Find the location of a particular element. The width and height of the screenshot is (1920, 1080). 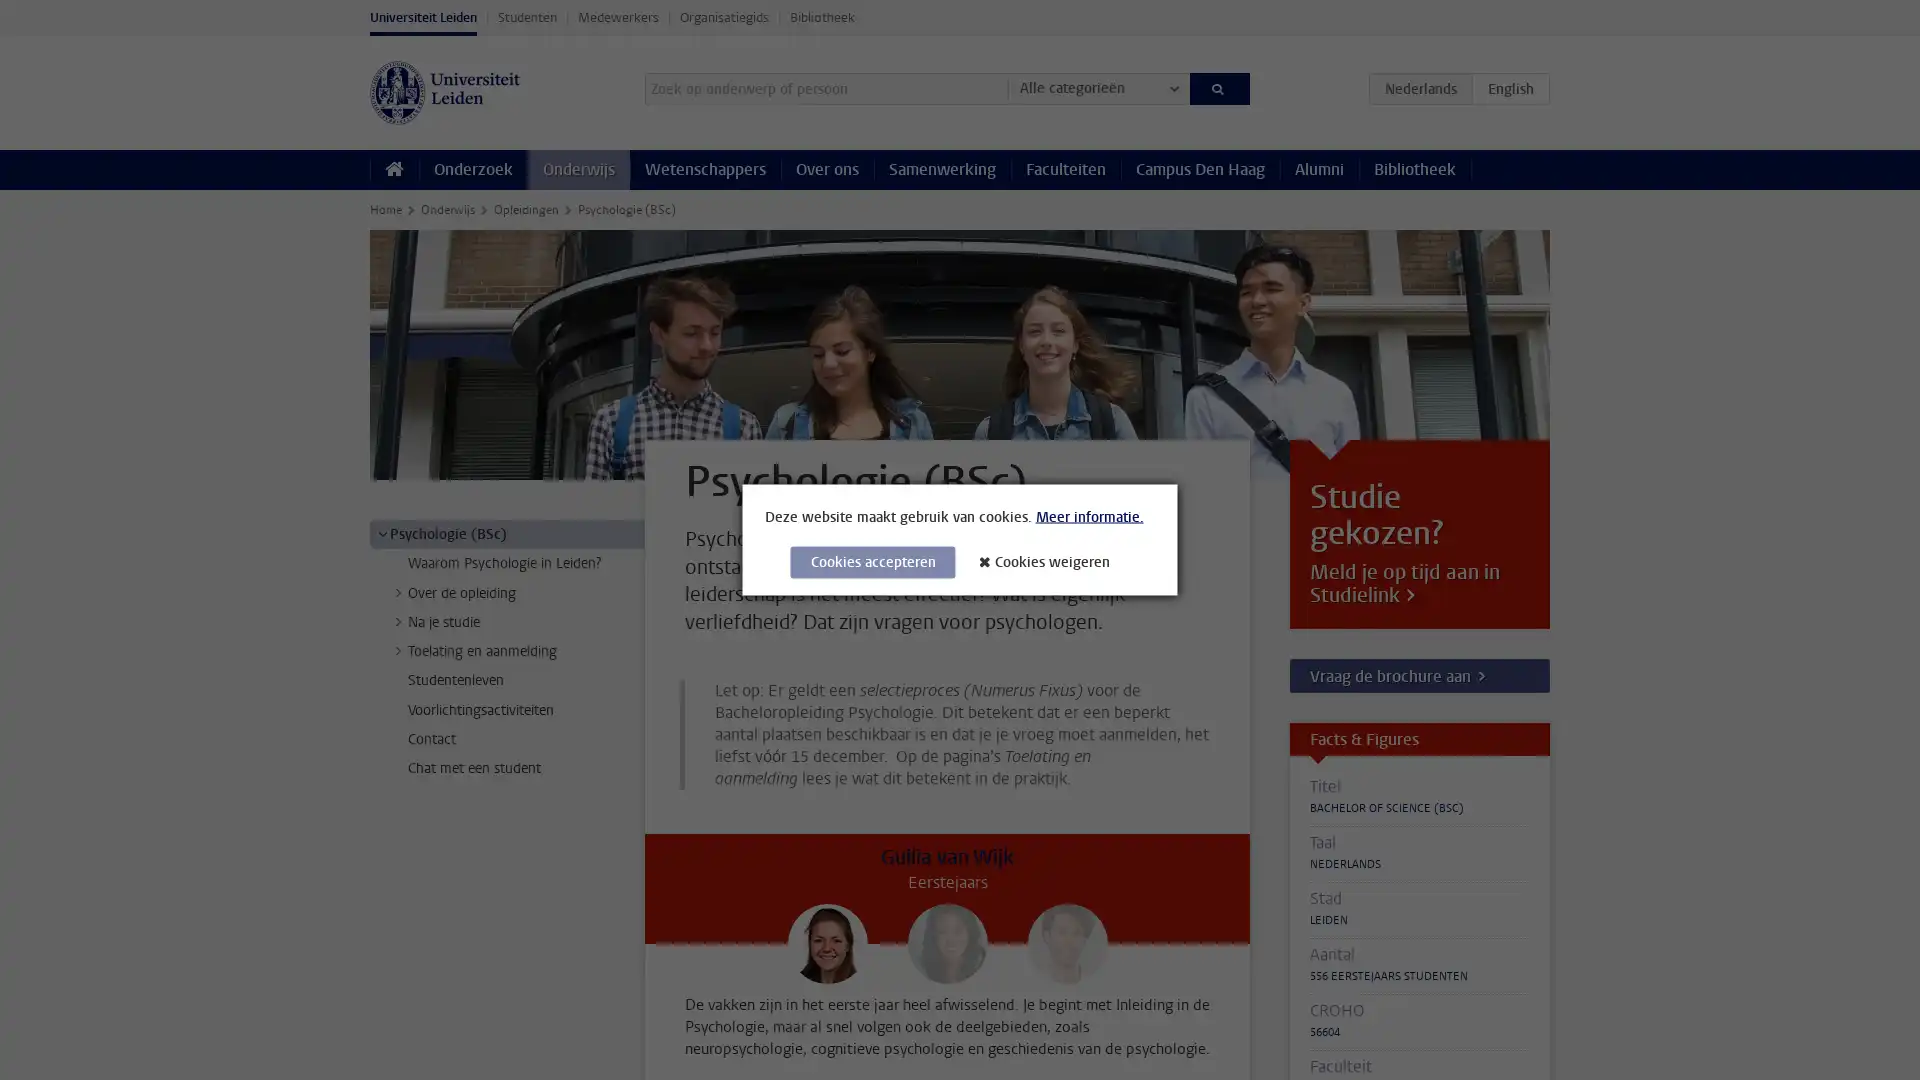

Cookies weigeren is located at coordinates (1050, 561).